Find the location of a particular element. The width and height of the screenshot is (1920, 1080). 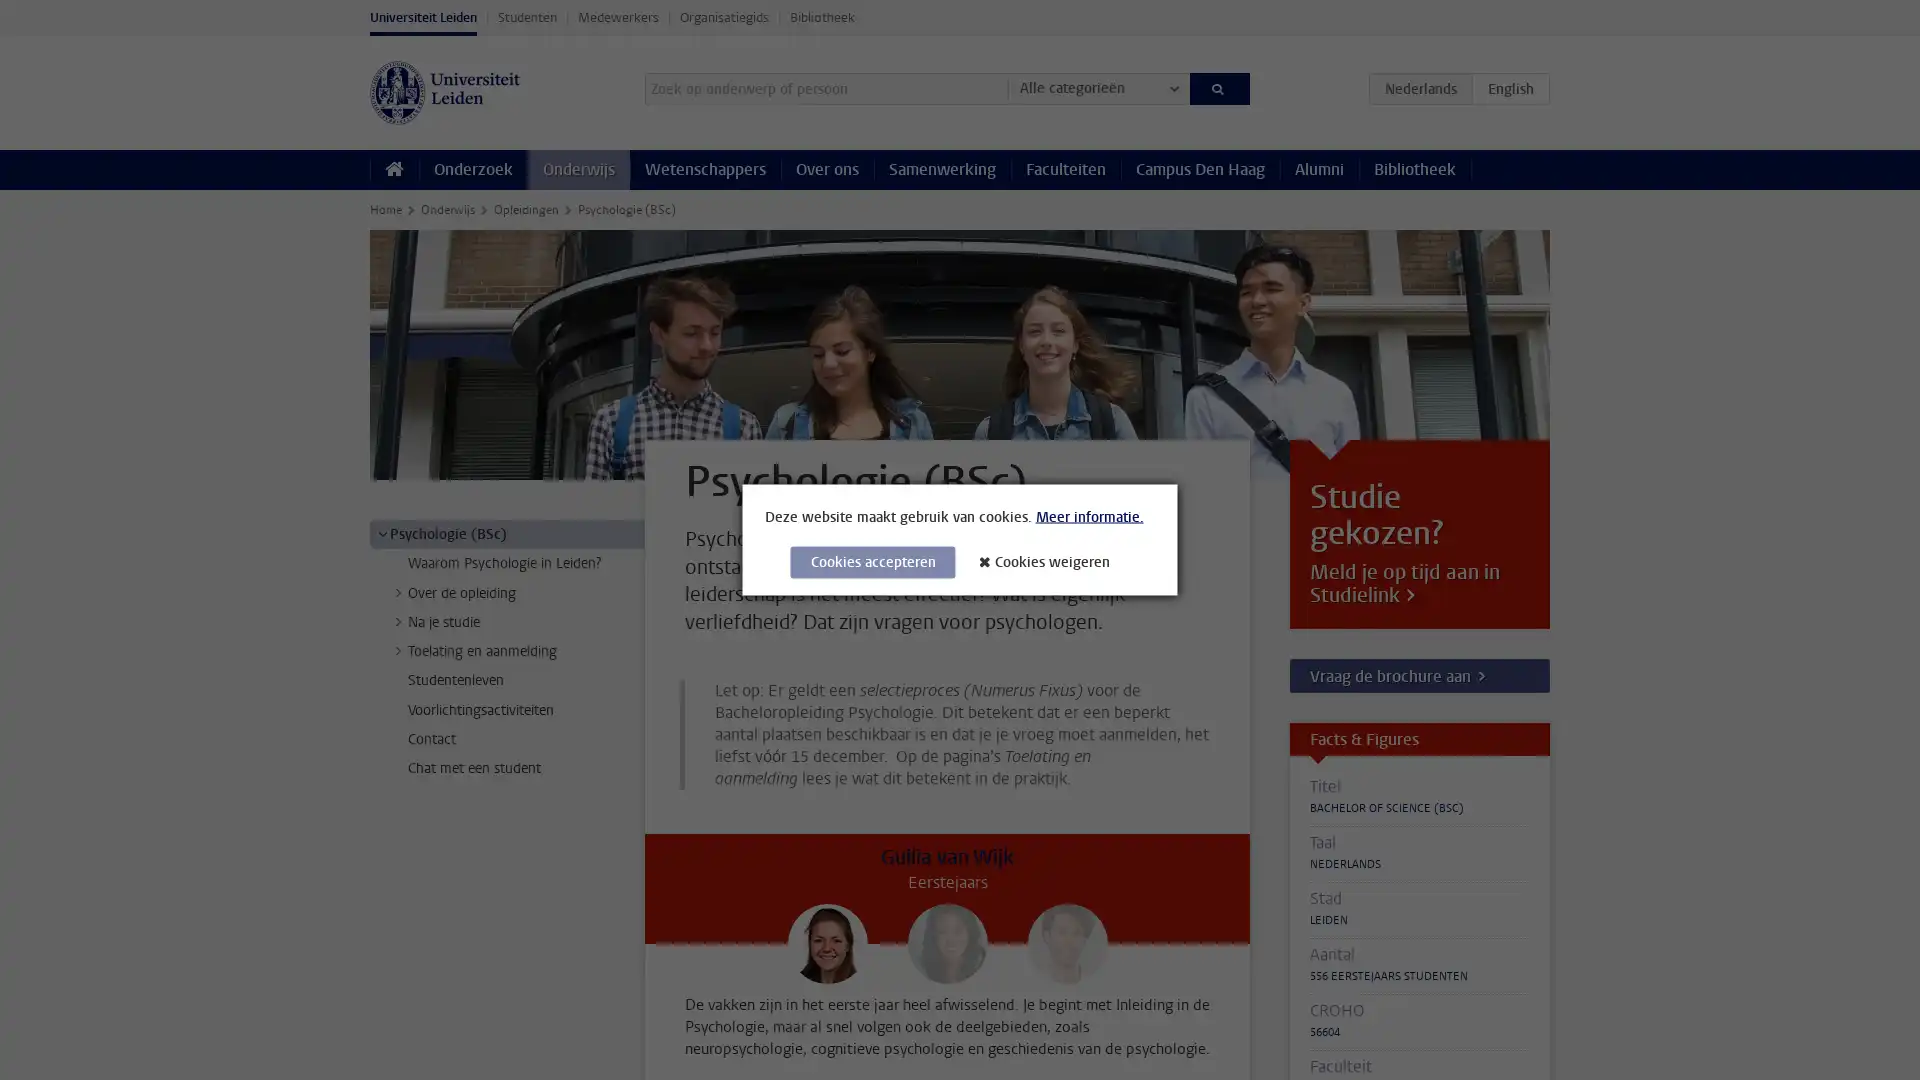

Cookies weigeren is located at coordinates (1050, 561).